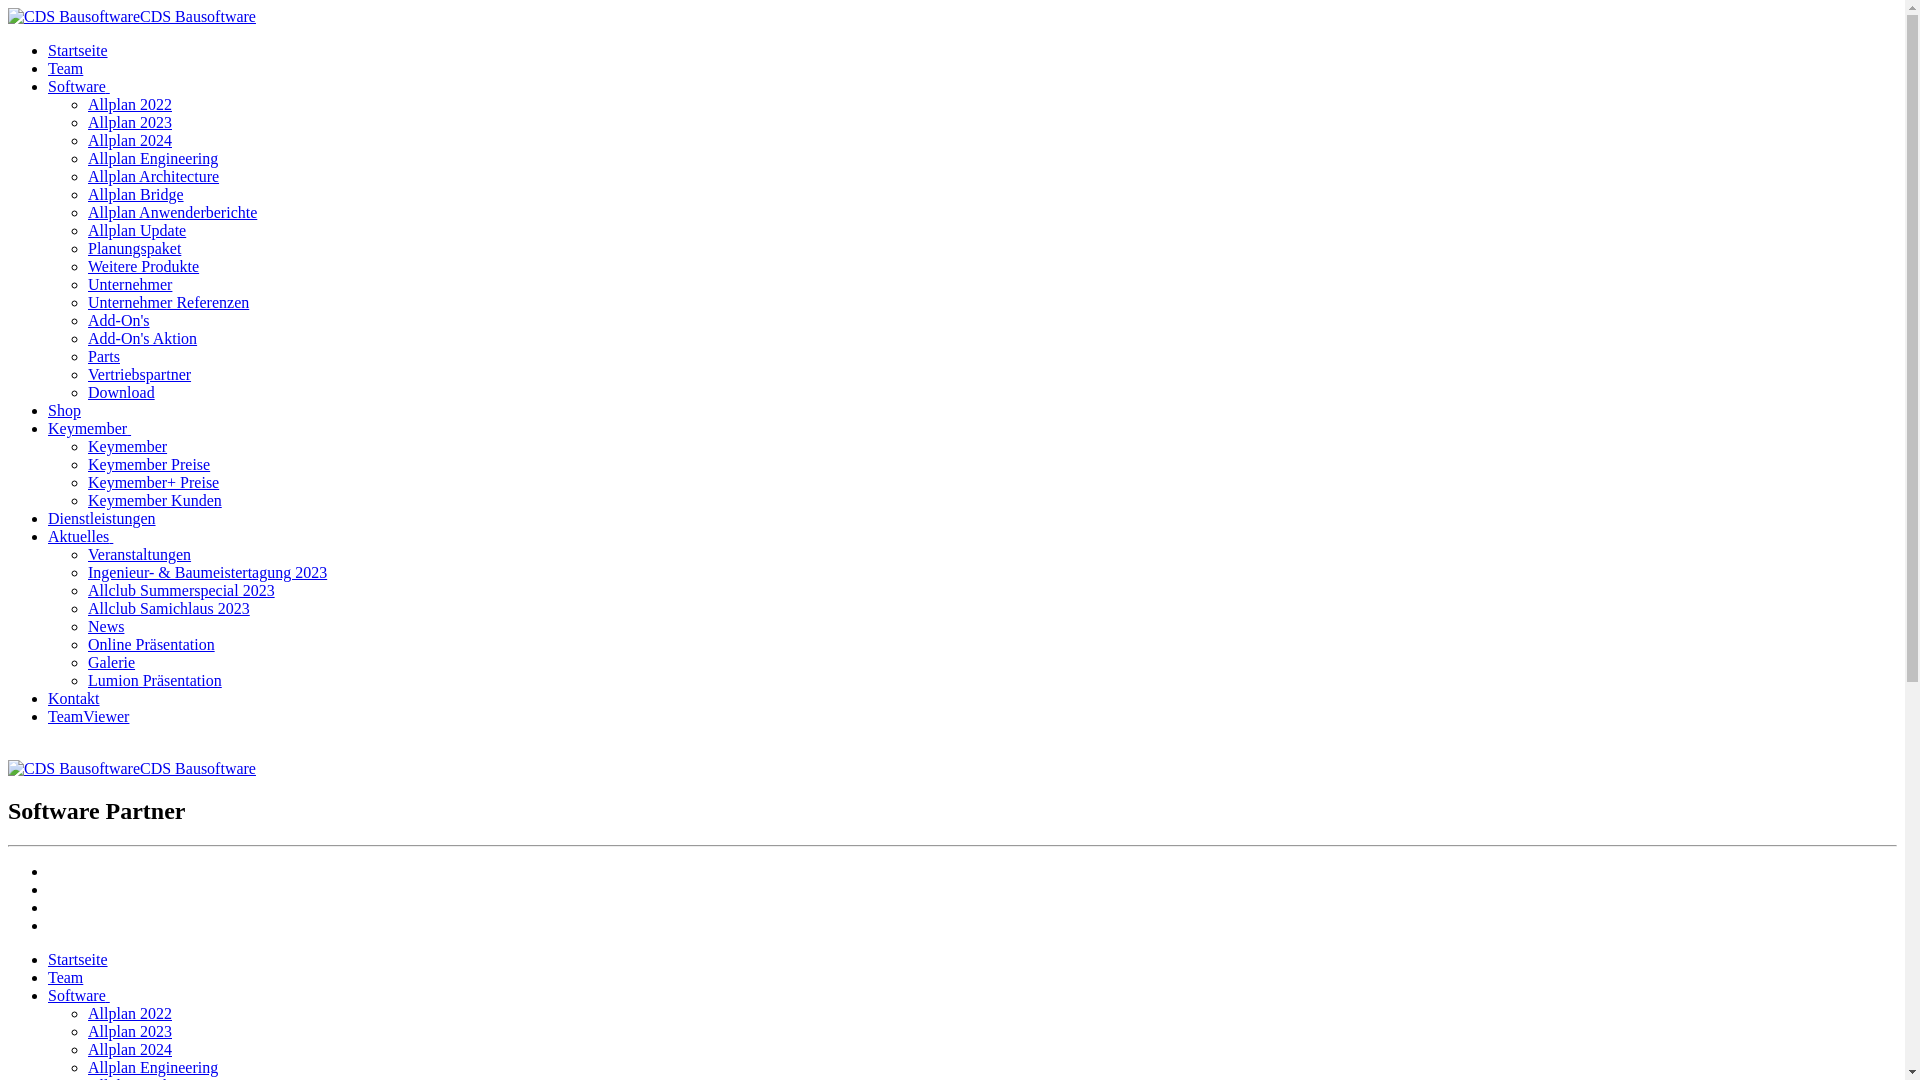 This screenshot has height=1080, width=1920. What do you see at coordinates (65, 976) in the screenshot?
I see `'Team'` at bounding box center [65, 976].